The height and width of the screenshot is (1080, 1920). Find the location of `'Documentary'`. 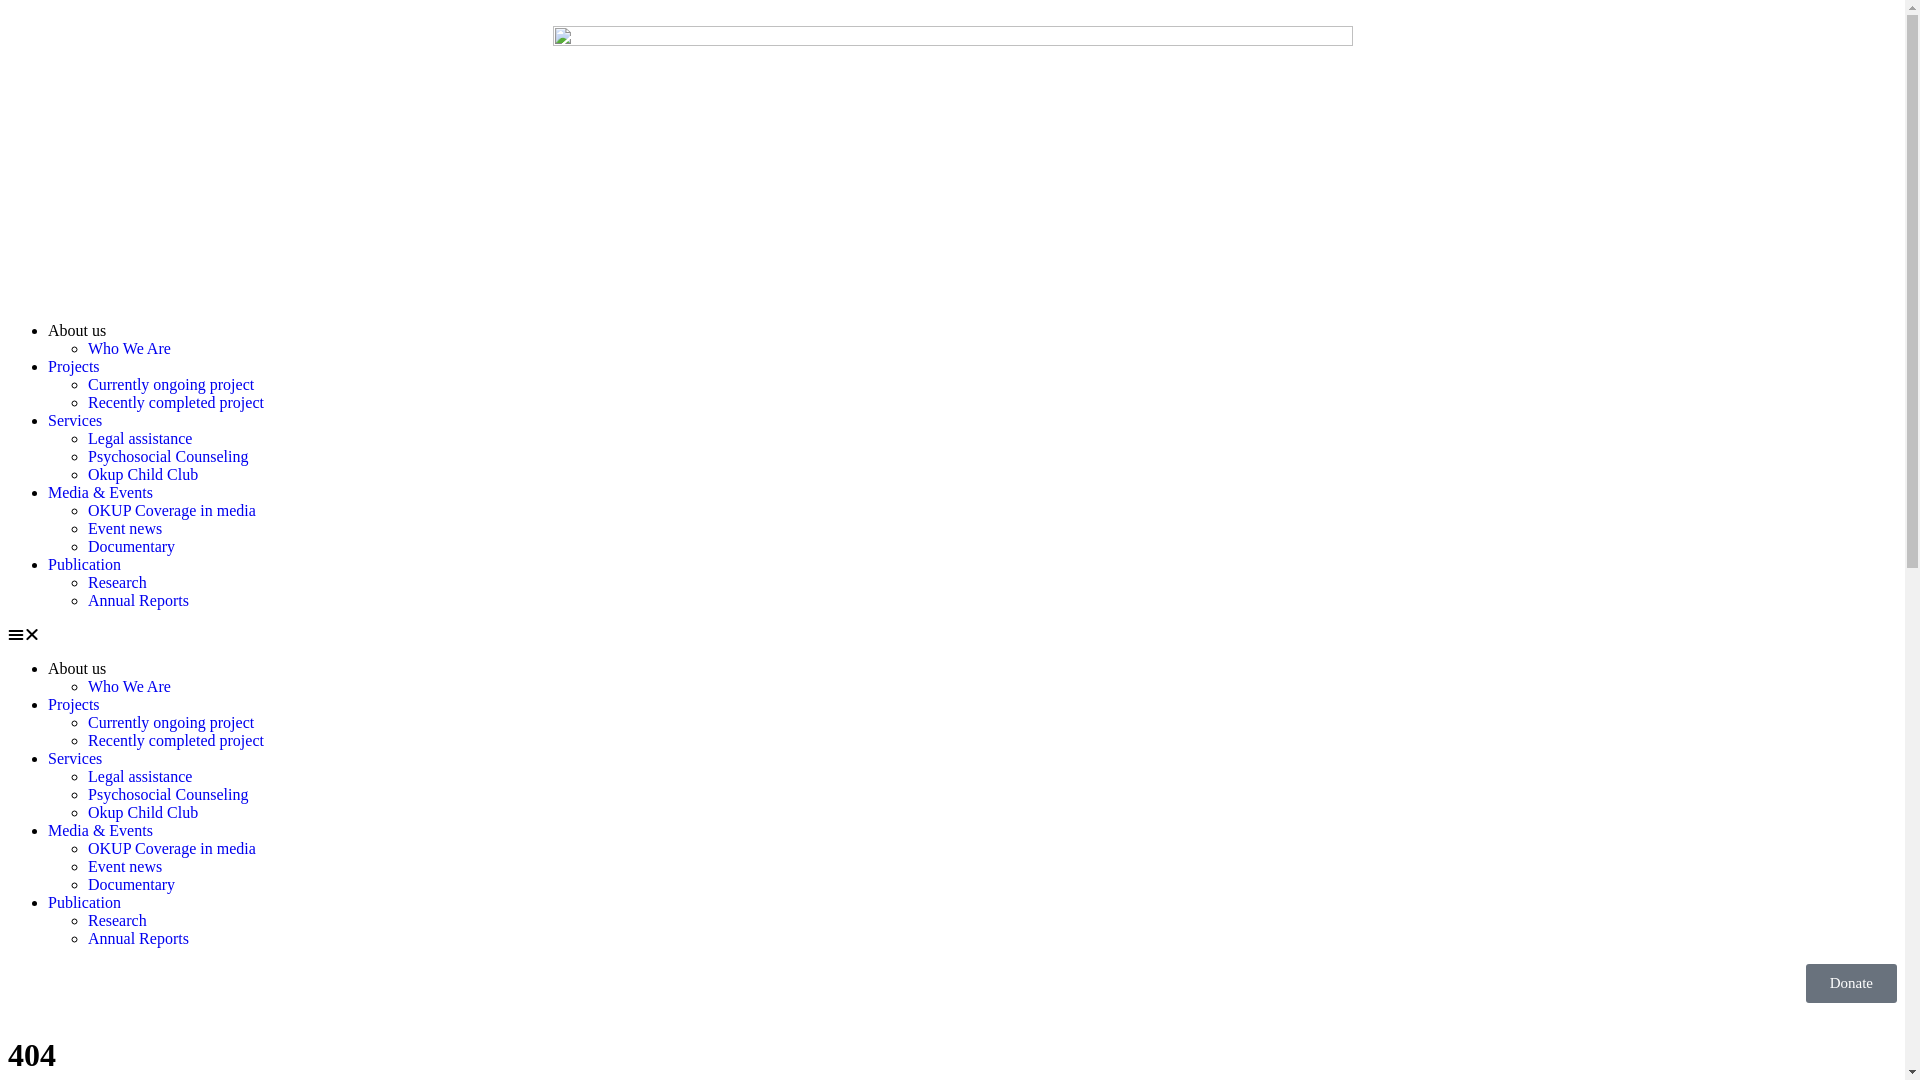

'Documentary' is located at coordinates (130, 883).